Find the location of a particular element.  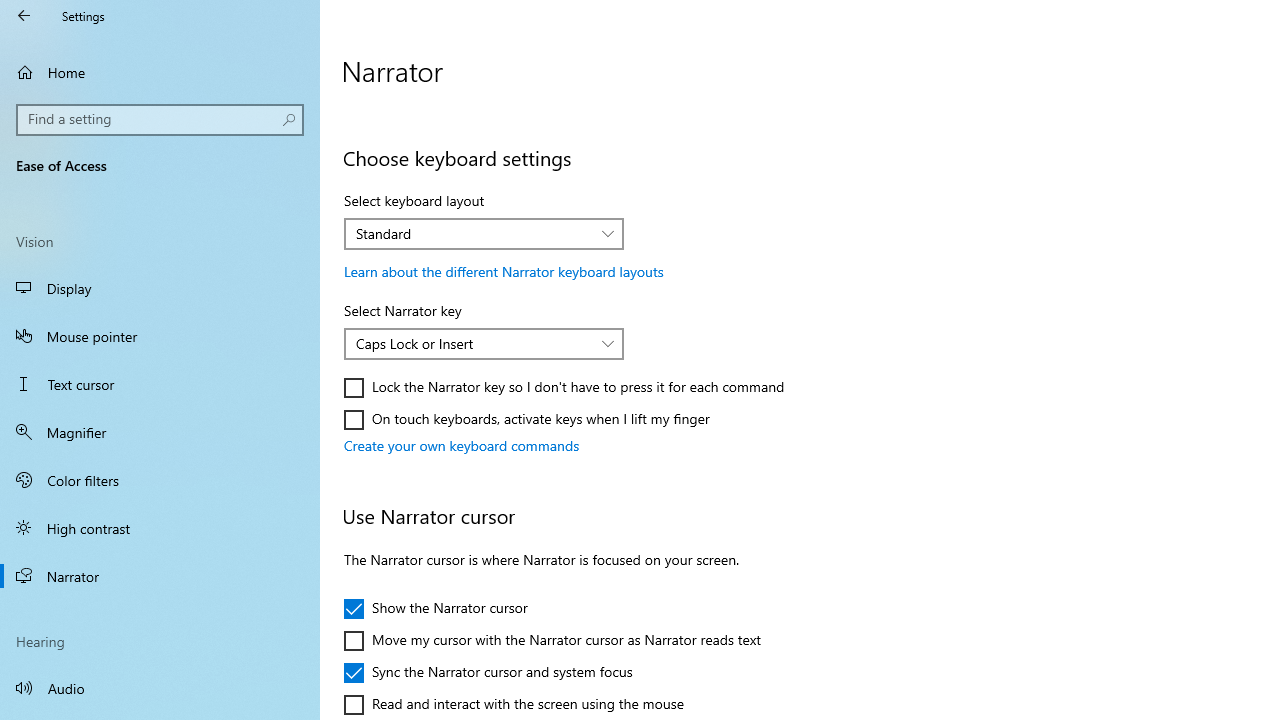

'Caps Lock or Insert' is located at coordinates (472, 342).